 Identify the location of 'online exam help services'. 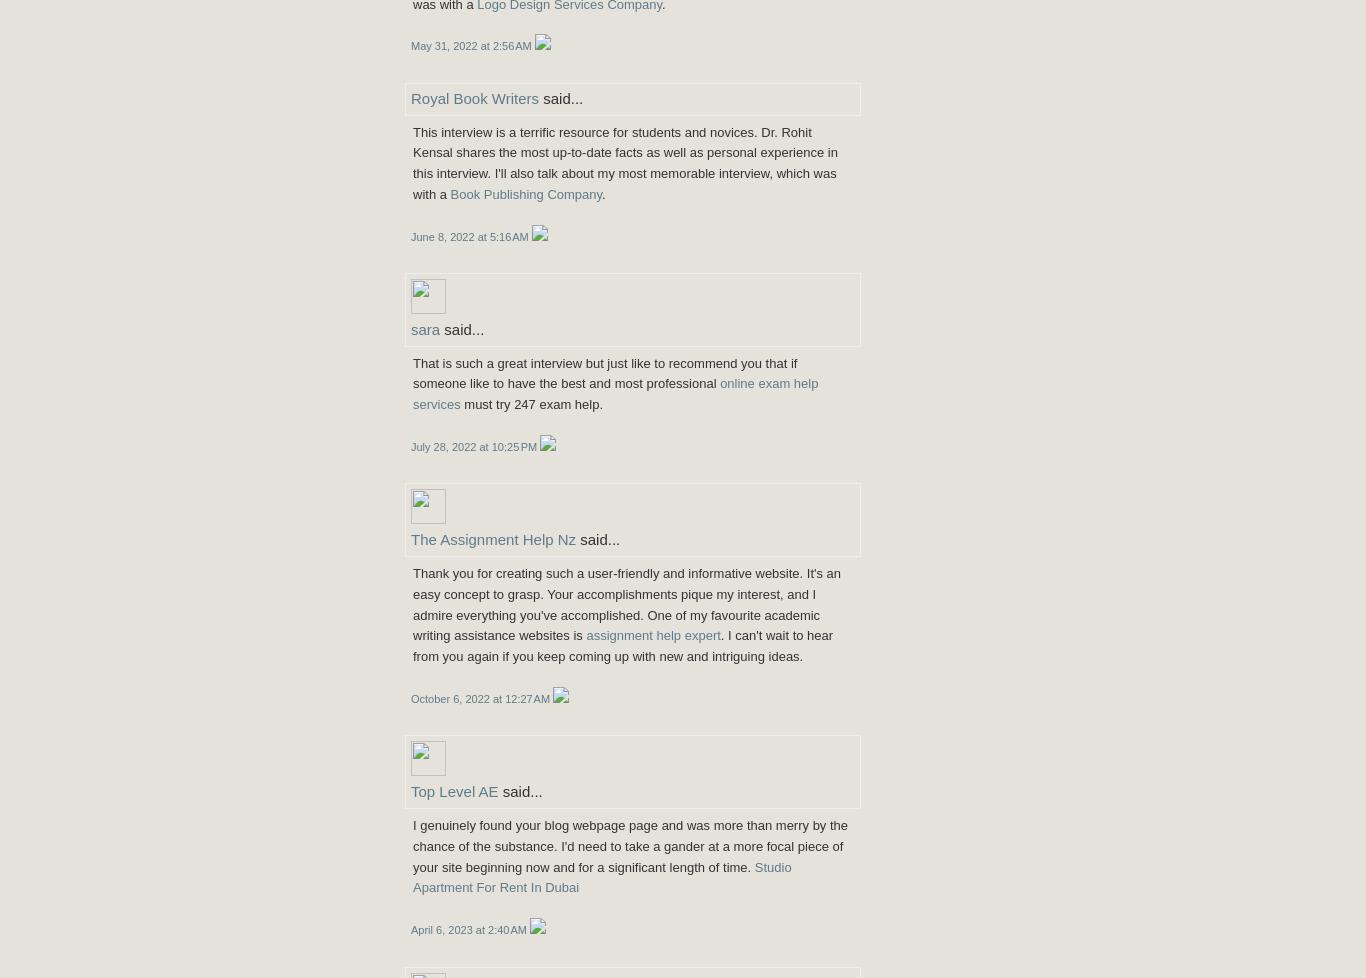
(614, 393).